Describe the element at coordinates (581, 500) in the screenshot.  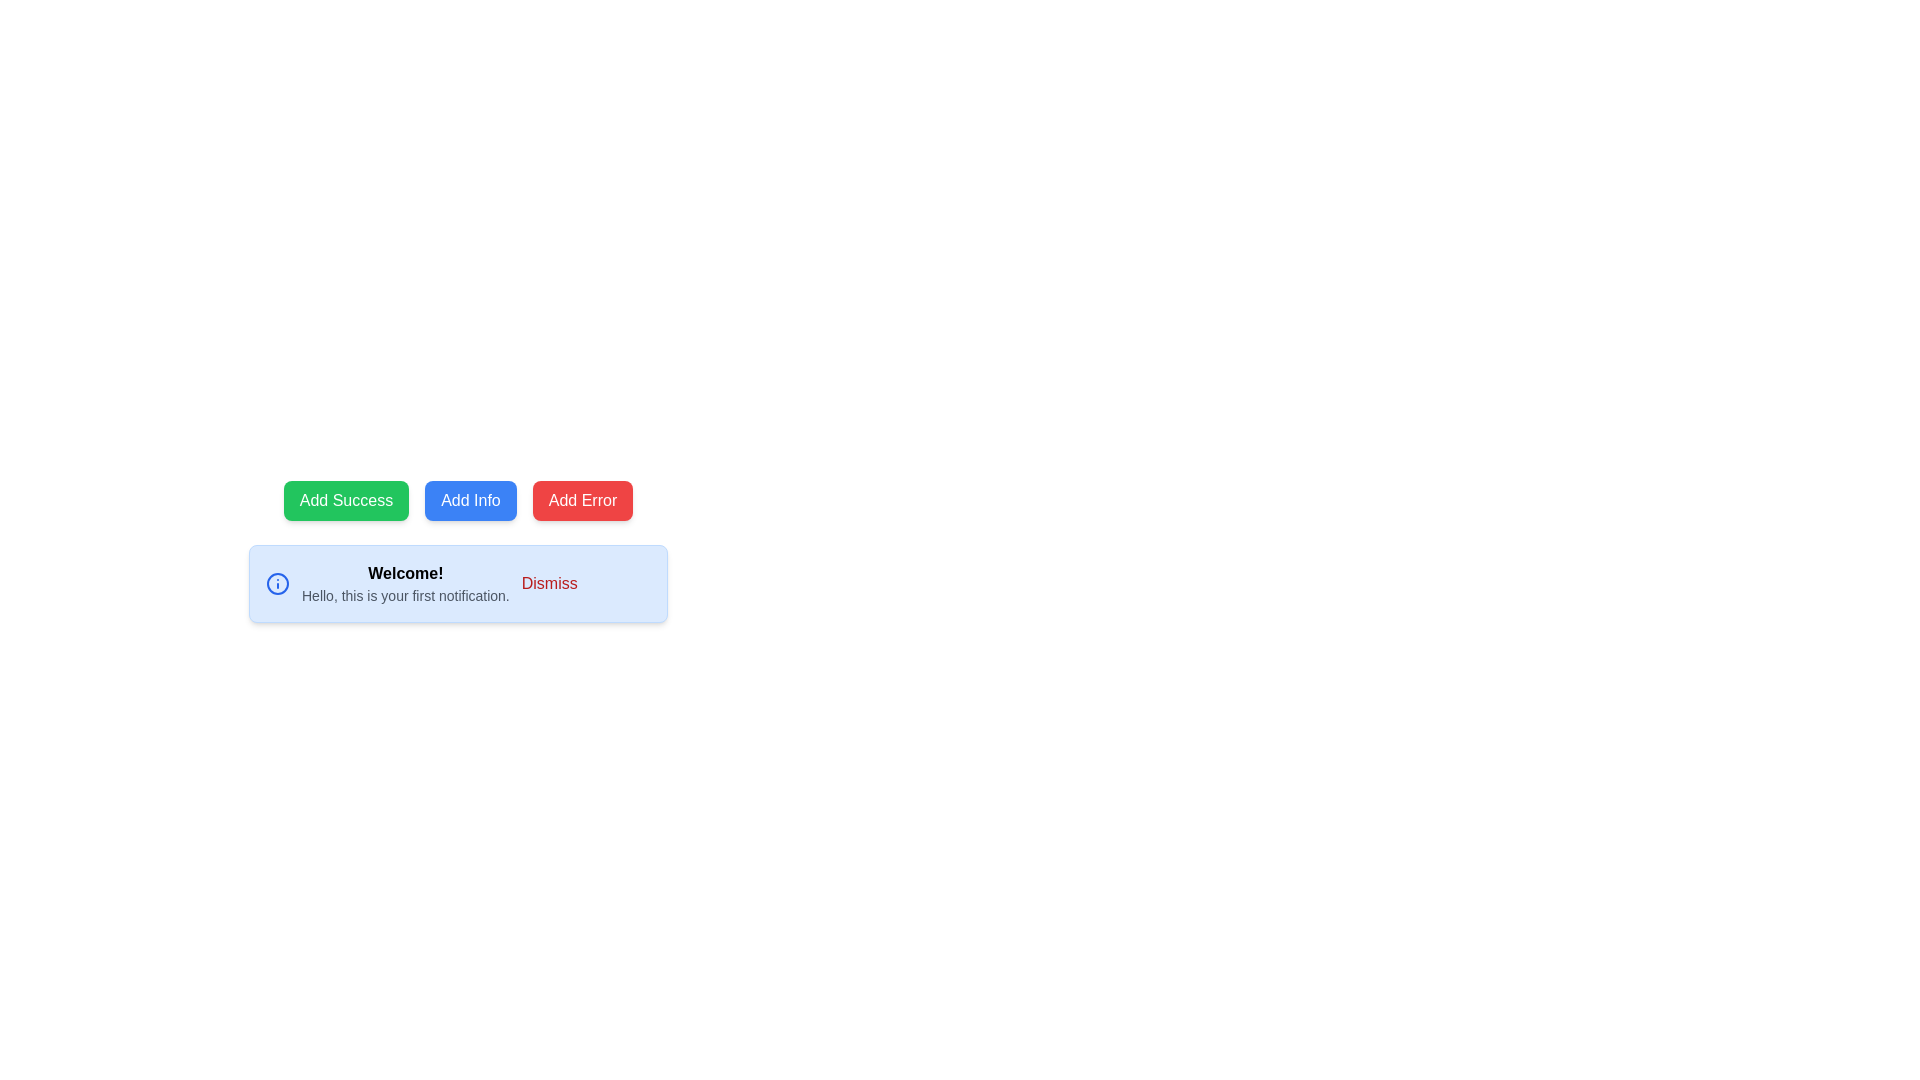
I see `the error-triggering button located to the right of the 'Add Success' and 'Add Info' buttons` at that location.